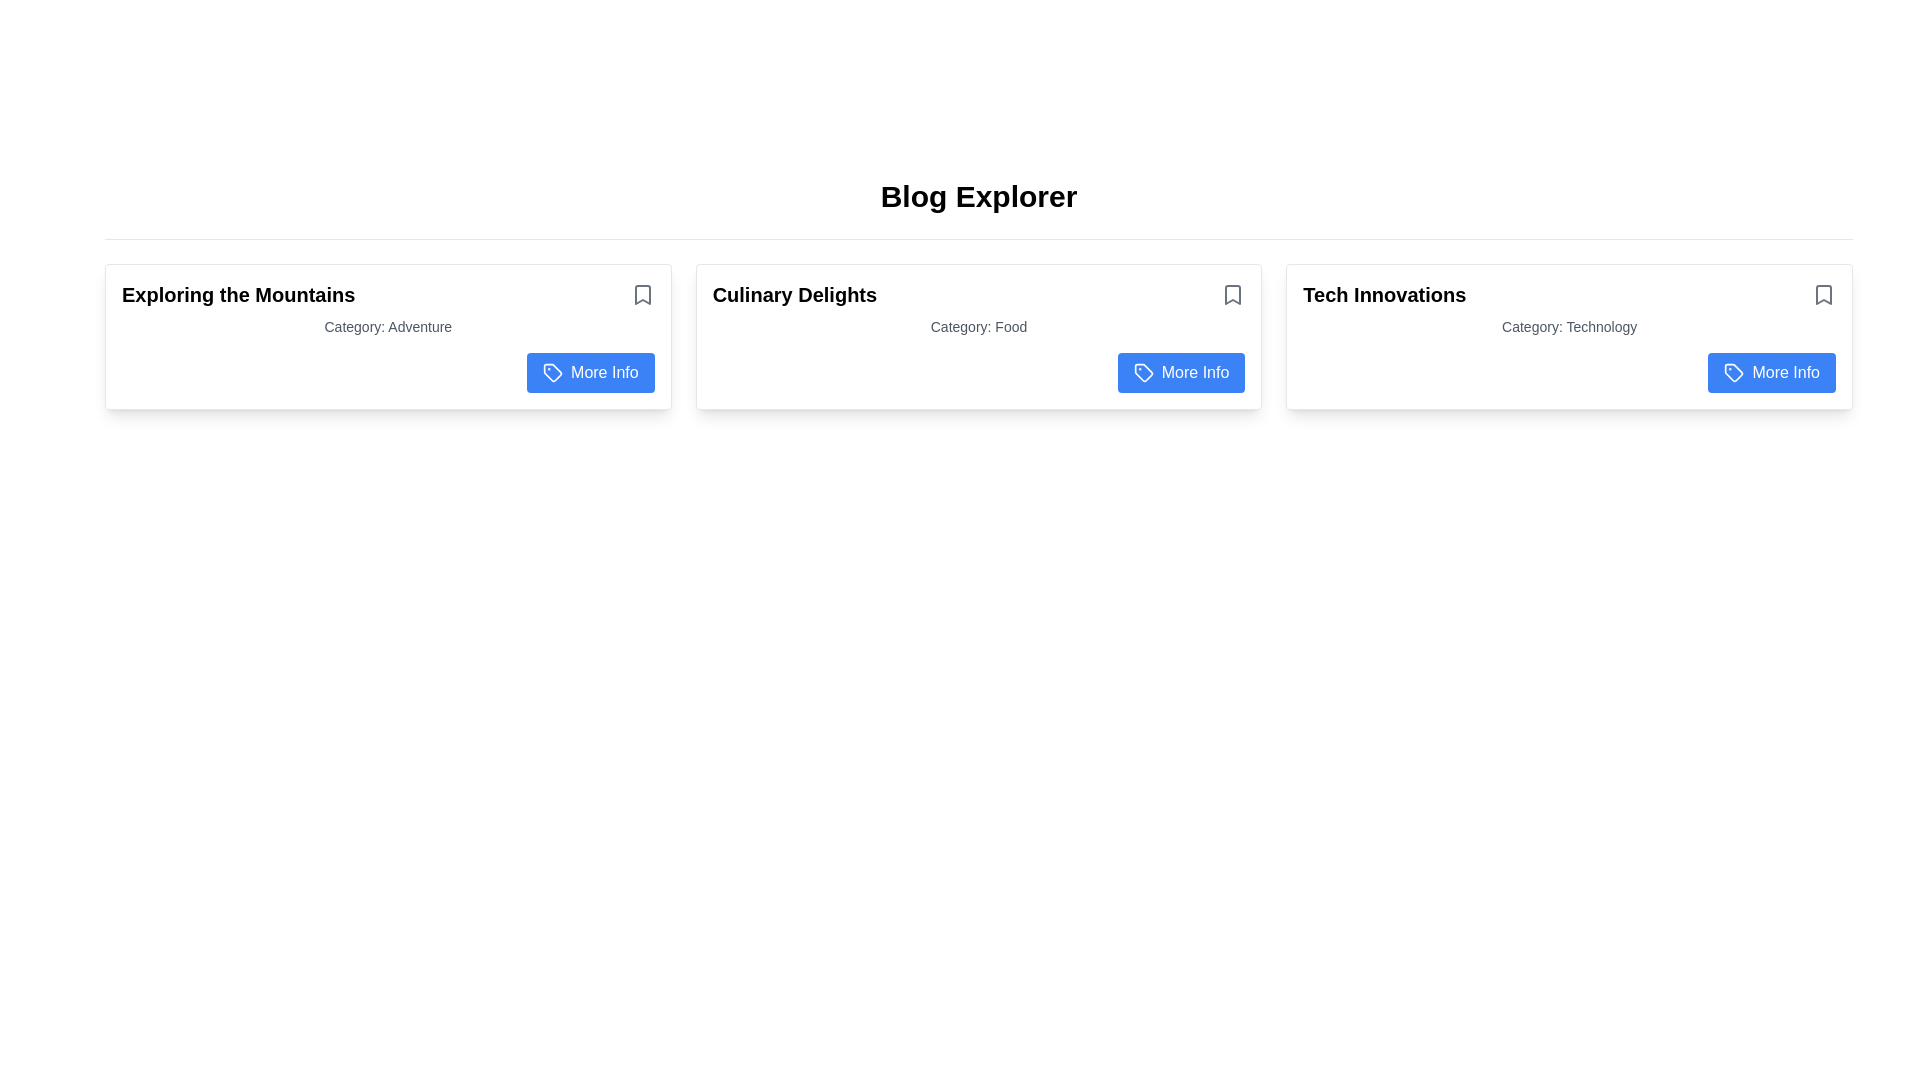 The width and height of the screenshot is (1920, 1080). I want to click on the button in the bottom-right corner of the second card labeled 'Category: Food', so click(1181, 373).